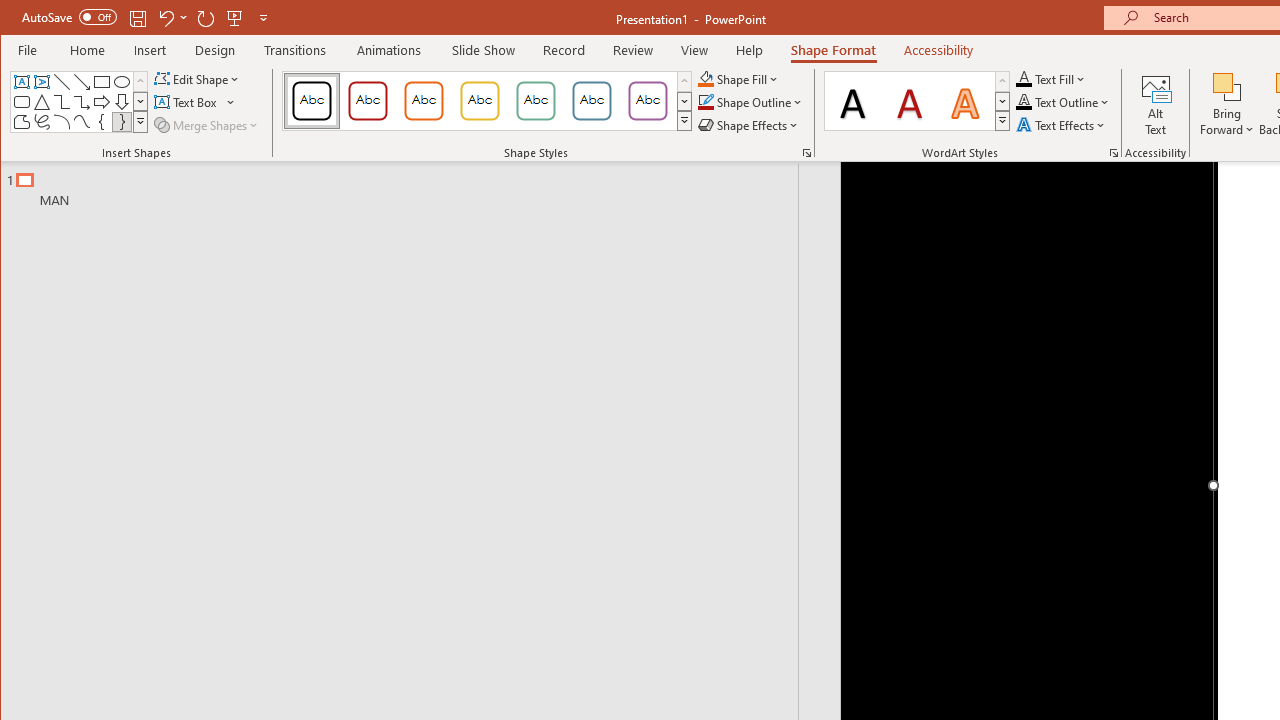 This screenshot has width=1280, height=720. I want to click on 'Fill: Dark Red, Accent color 1; Shadow', so click(909, 100).